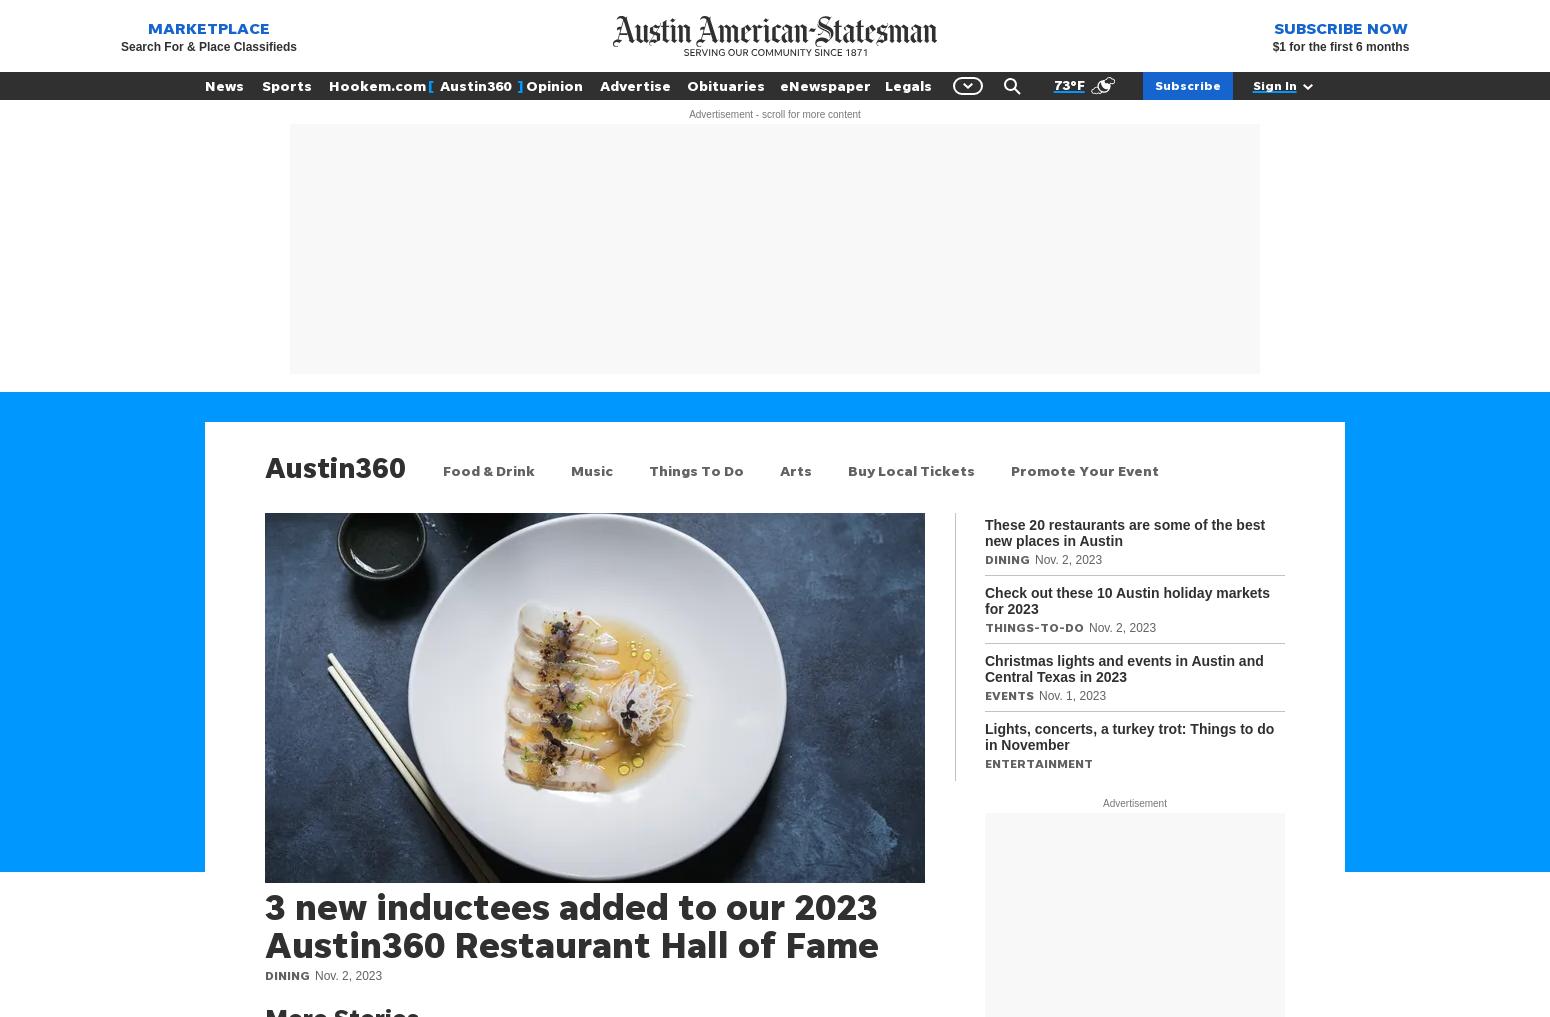 The height and width of the screenshot is (1017, 1550). What do you see at coordinates (1085, 469) in the screenshot?
I see `'Promote Your Event'` at bounding box center [1085, 469].